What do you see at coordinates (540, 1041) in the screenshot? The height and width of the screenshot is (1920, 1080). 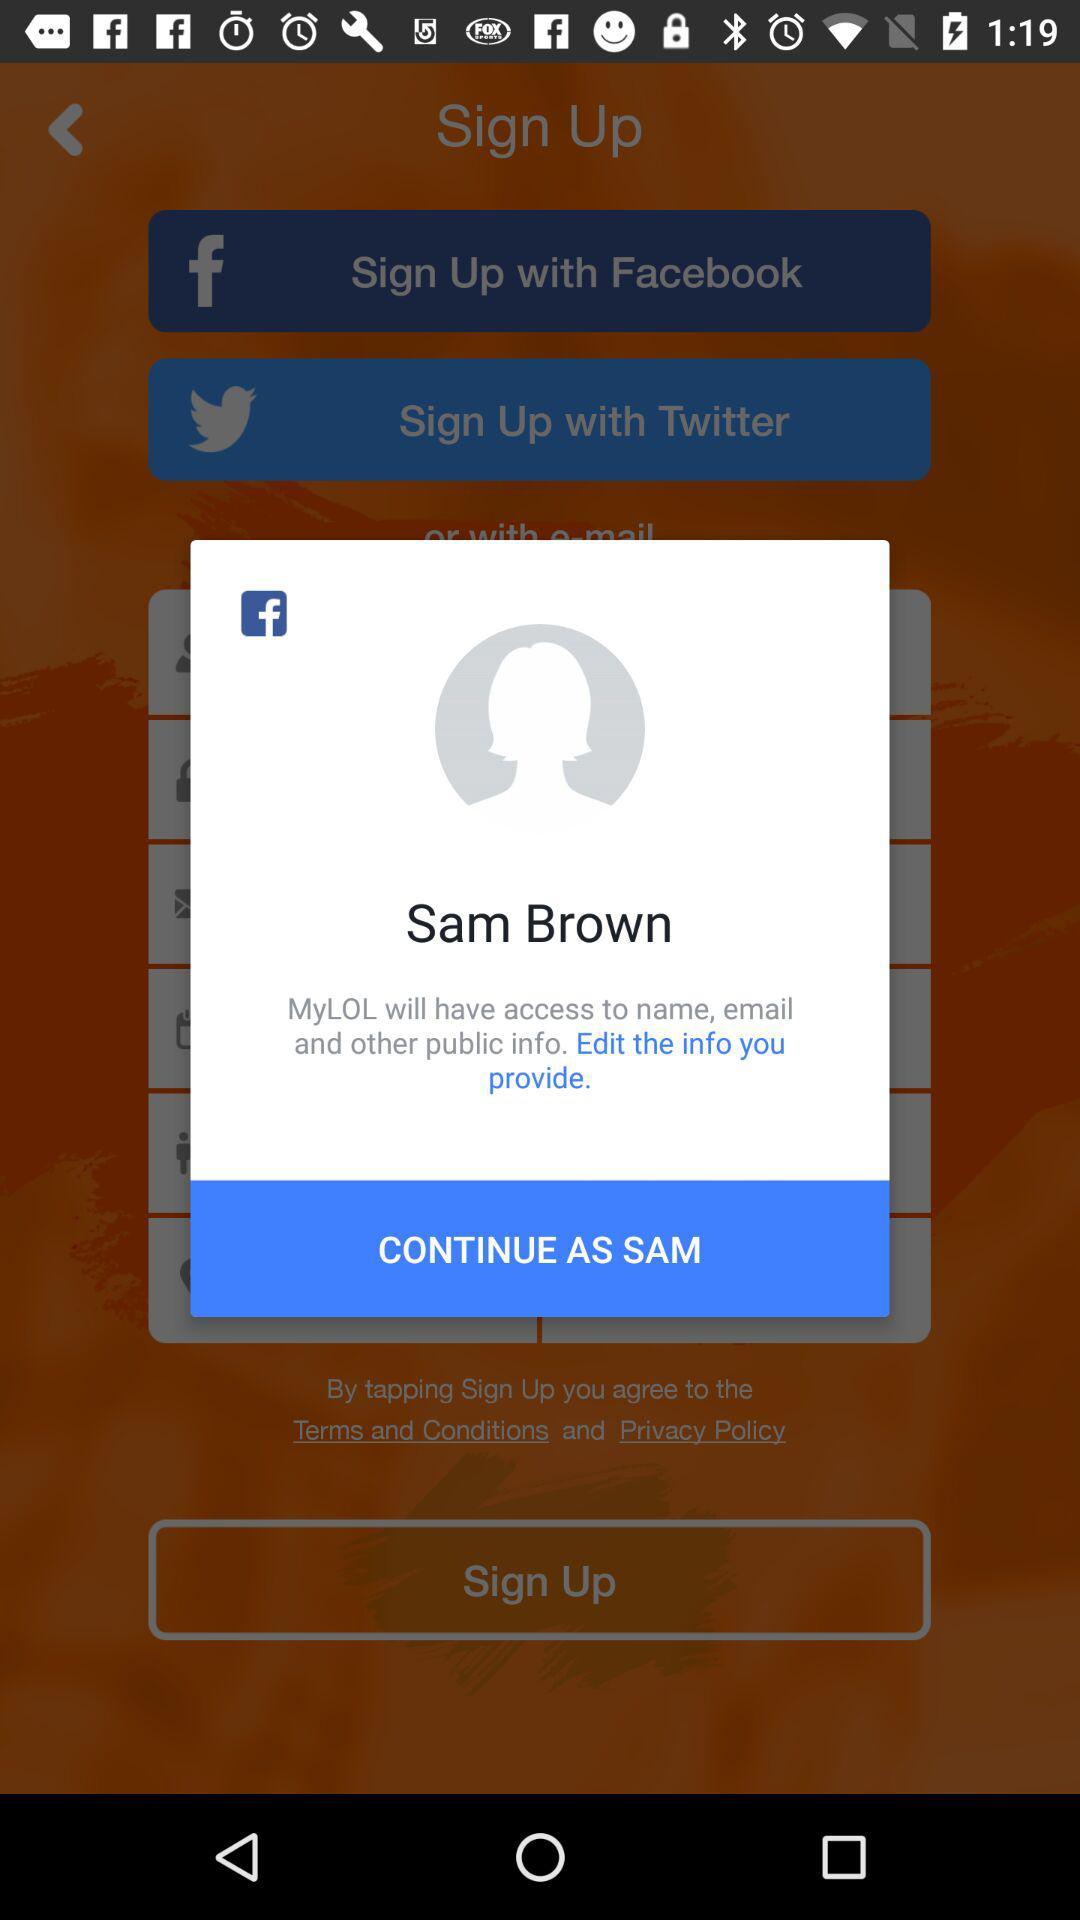 I see `the item above the continue as sam icon` at bounding box center [540, 1041].